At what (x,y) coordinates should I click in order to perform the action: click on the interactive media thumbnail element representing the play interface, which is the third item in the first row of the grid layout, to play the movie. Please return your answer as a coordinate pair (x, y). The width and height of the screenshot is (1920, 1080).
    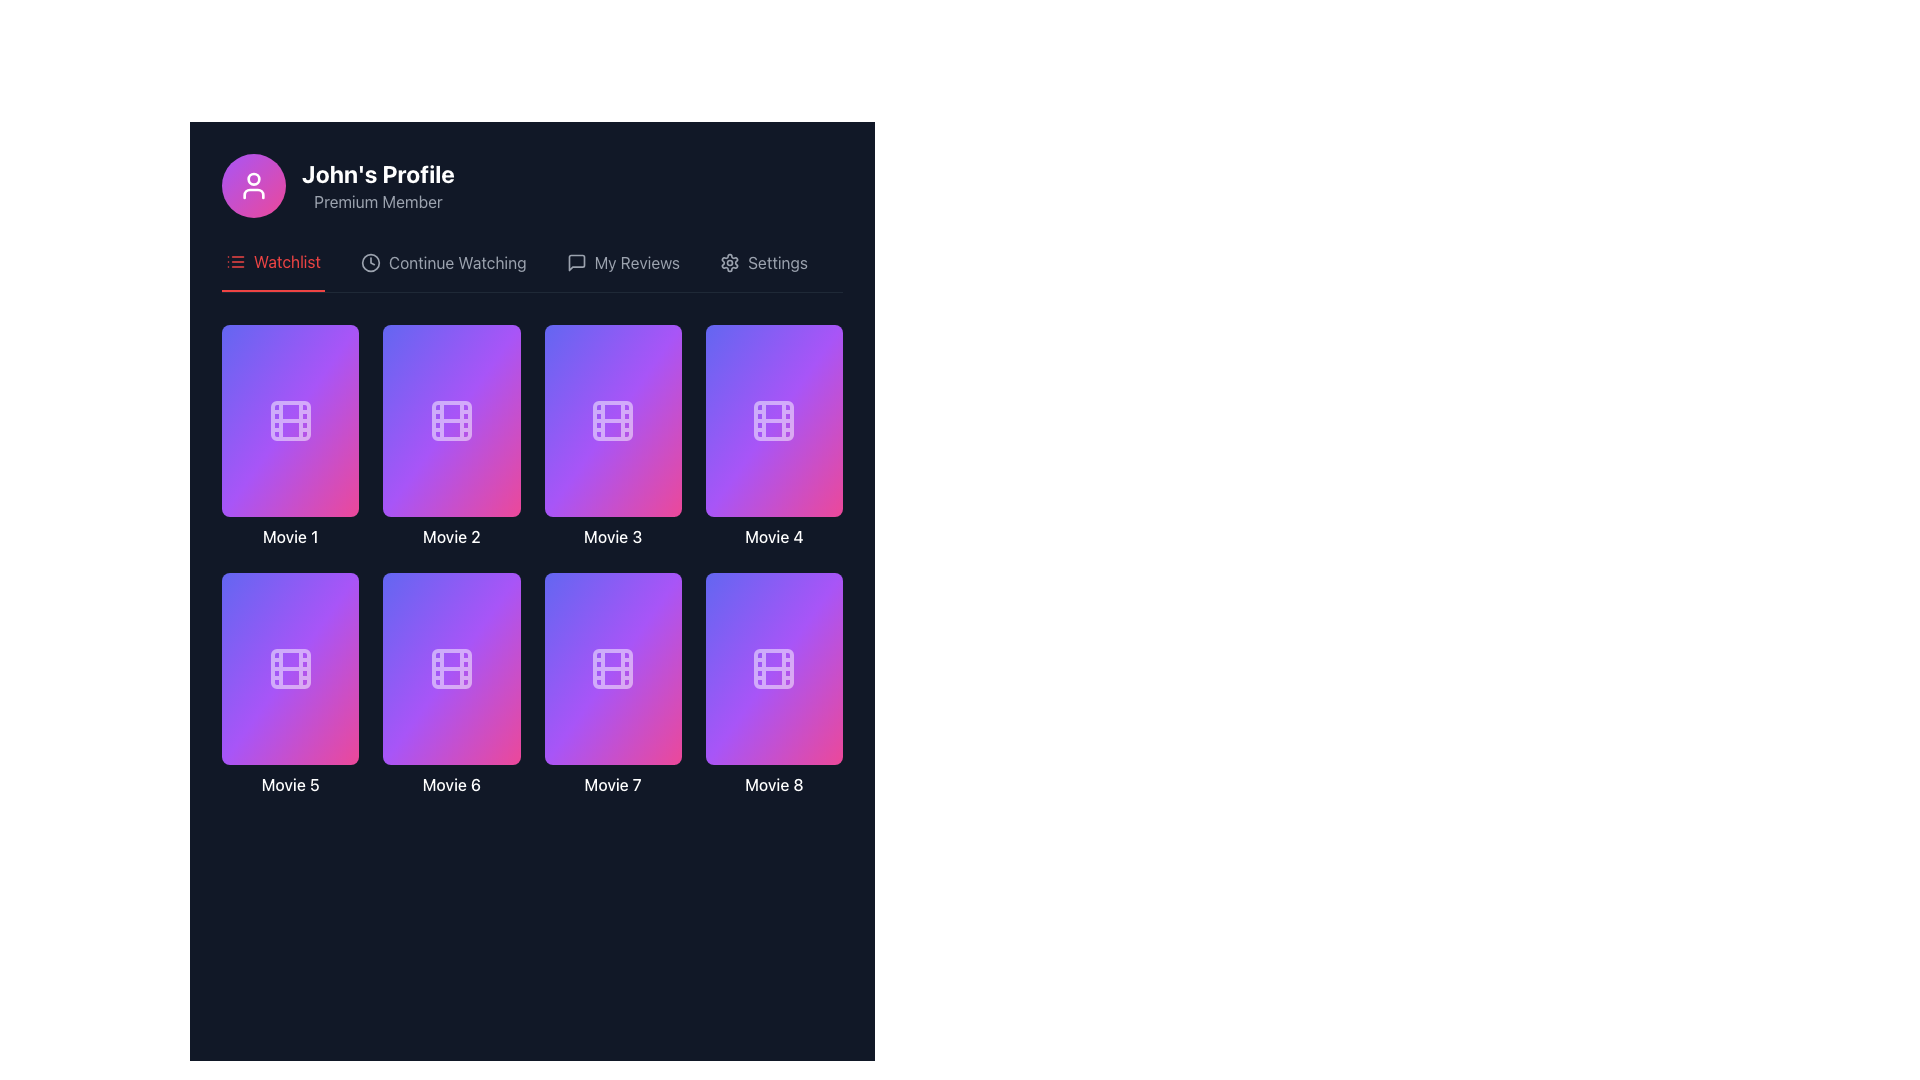
    Looking at the image, I should click on (612, 435).